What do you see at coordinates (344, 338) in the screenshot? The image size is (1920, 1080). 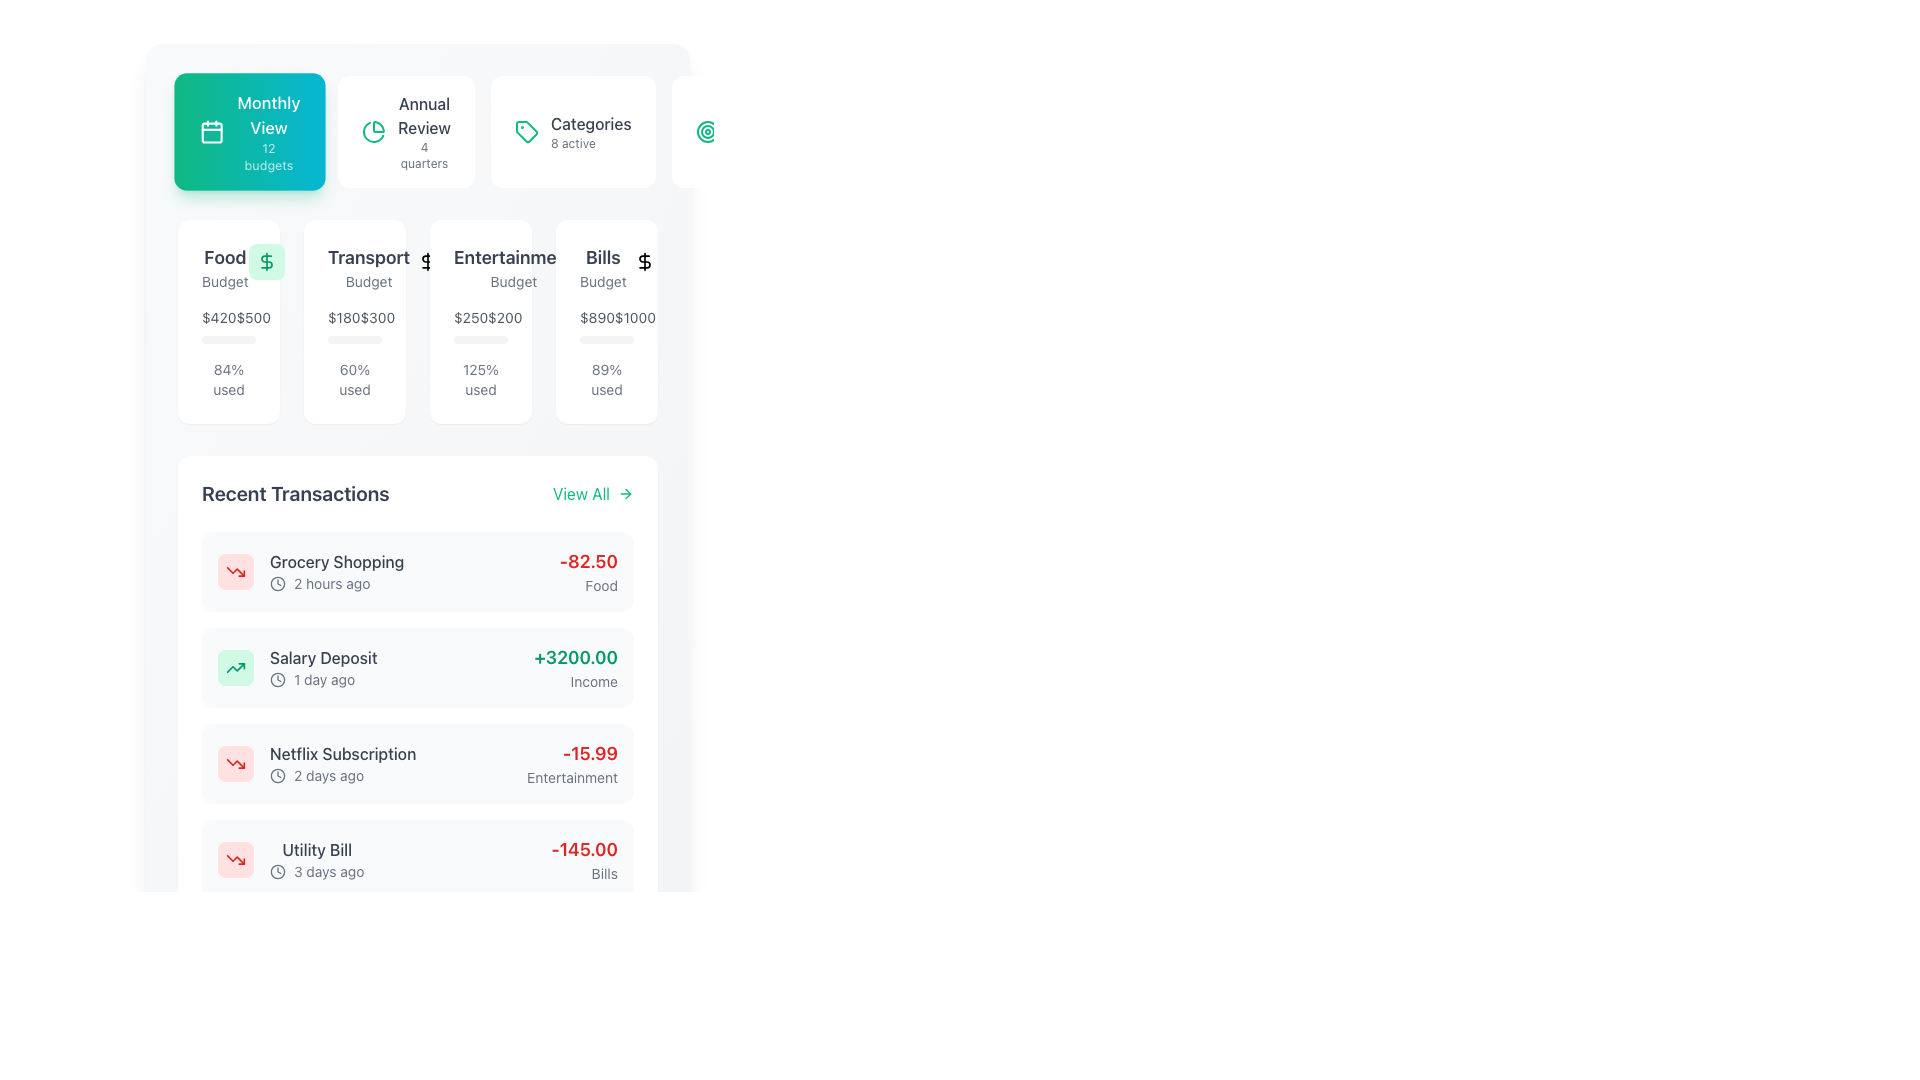 I see `the progress bar indicating 60% usage within the 'Transport' budget card, located beneath the budget details and above the percentage usage details` at bounding box center [344, 338].